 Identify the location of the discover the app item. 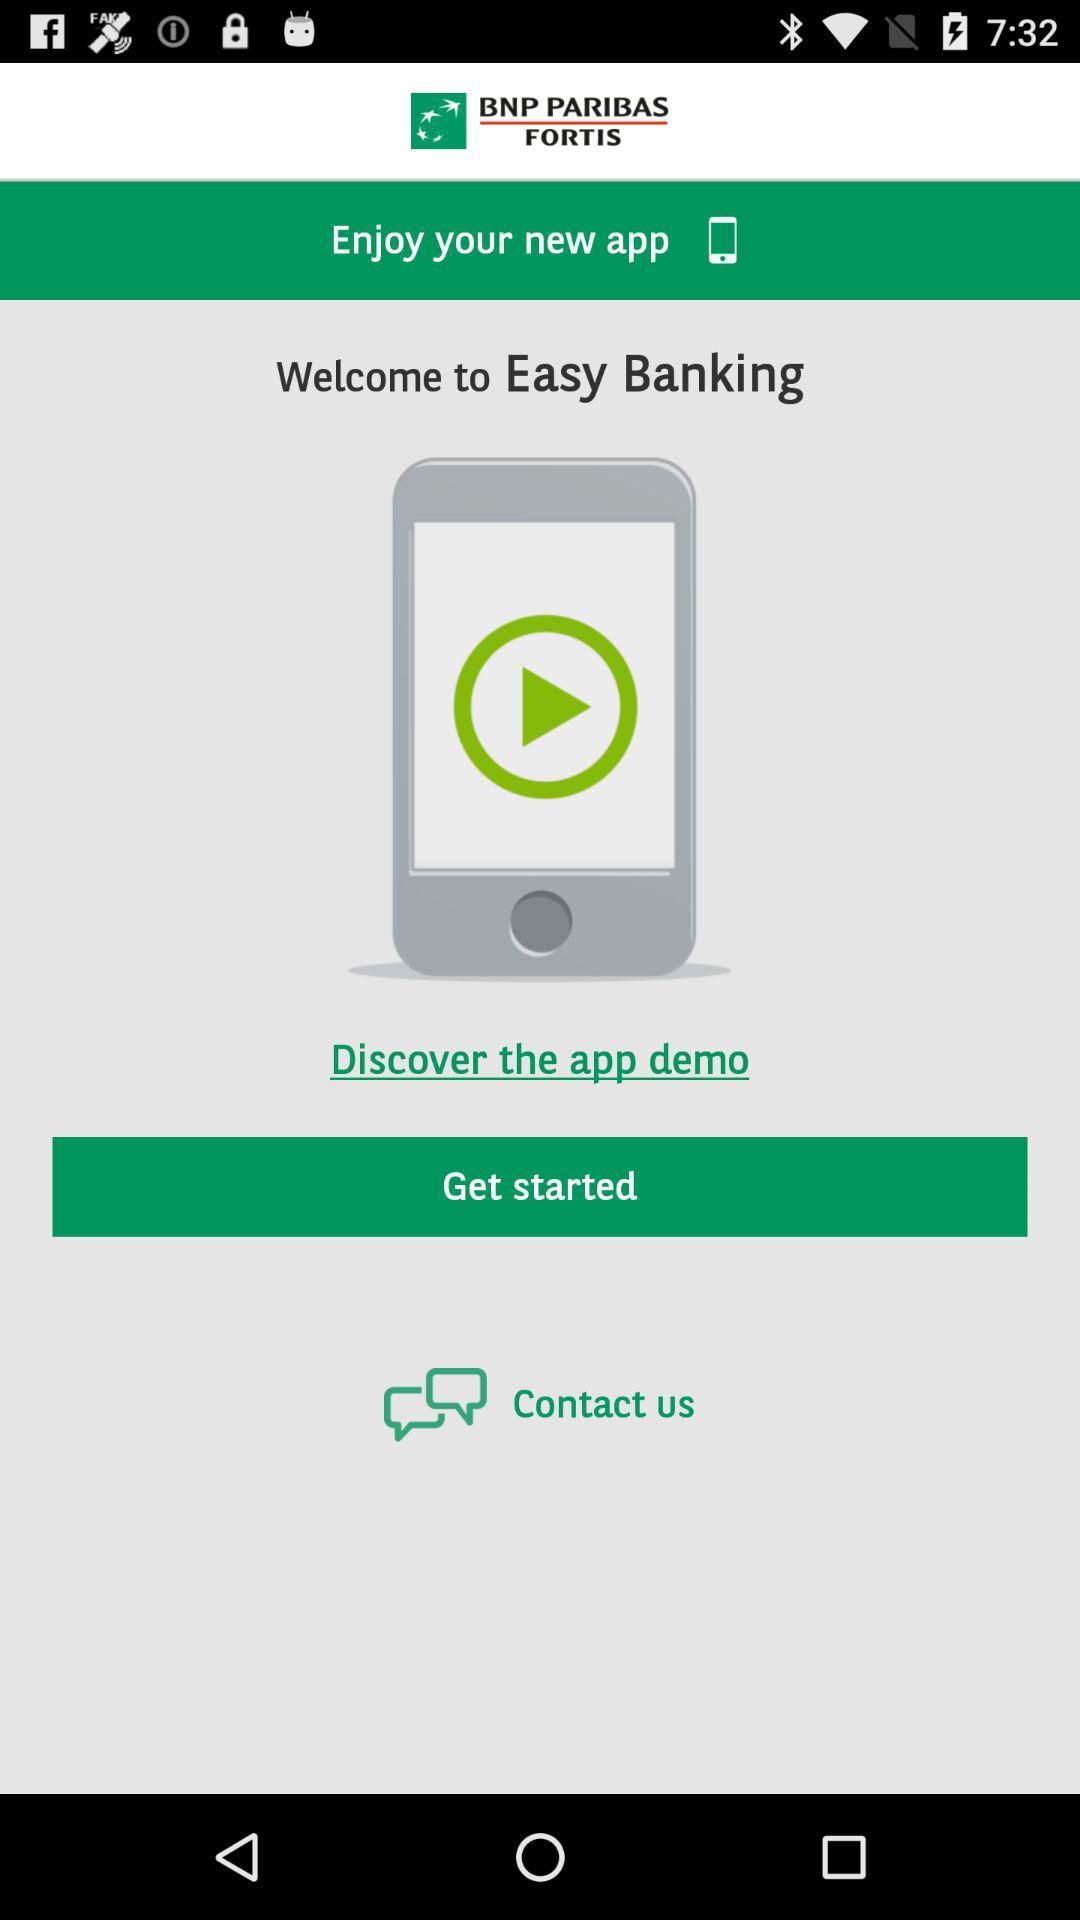
(538, 1033).